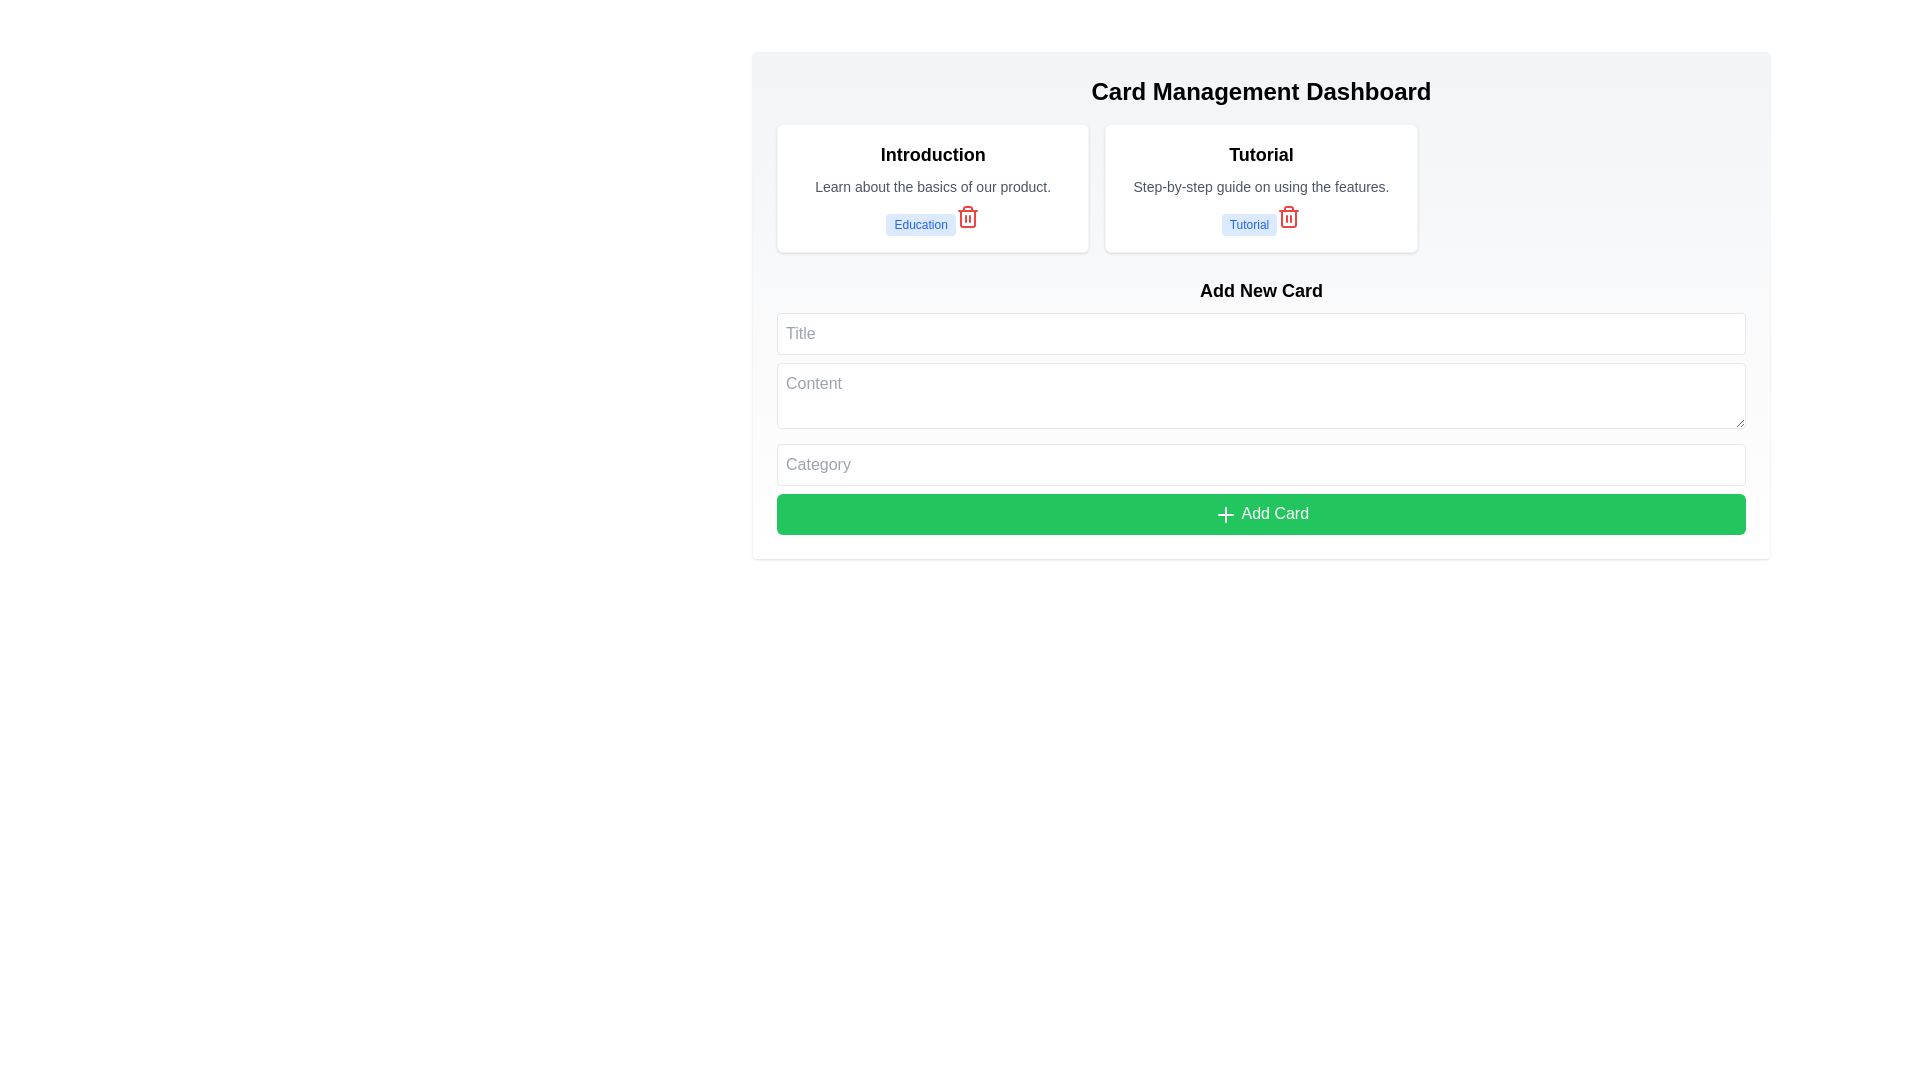 Image resolution: width=1920 pixels, height=1080 pixels. What do you see at coordinates (1289, 219) in the screenshot?
I see `the delete button icon in the top right section of the dashboard` at bounding box center [1289, 219].